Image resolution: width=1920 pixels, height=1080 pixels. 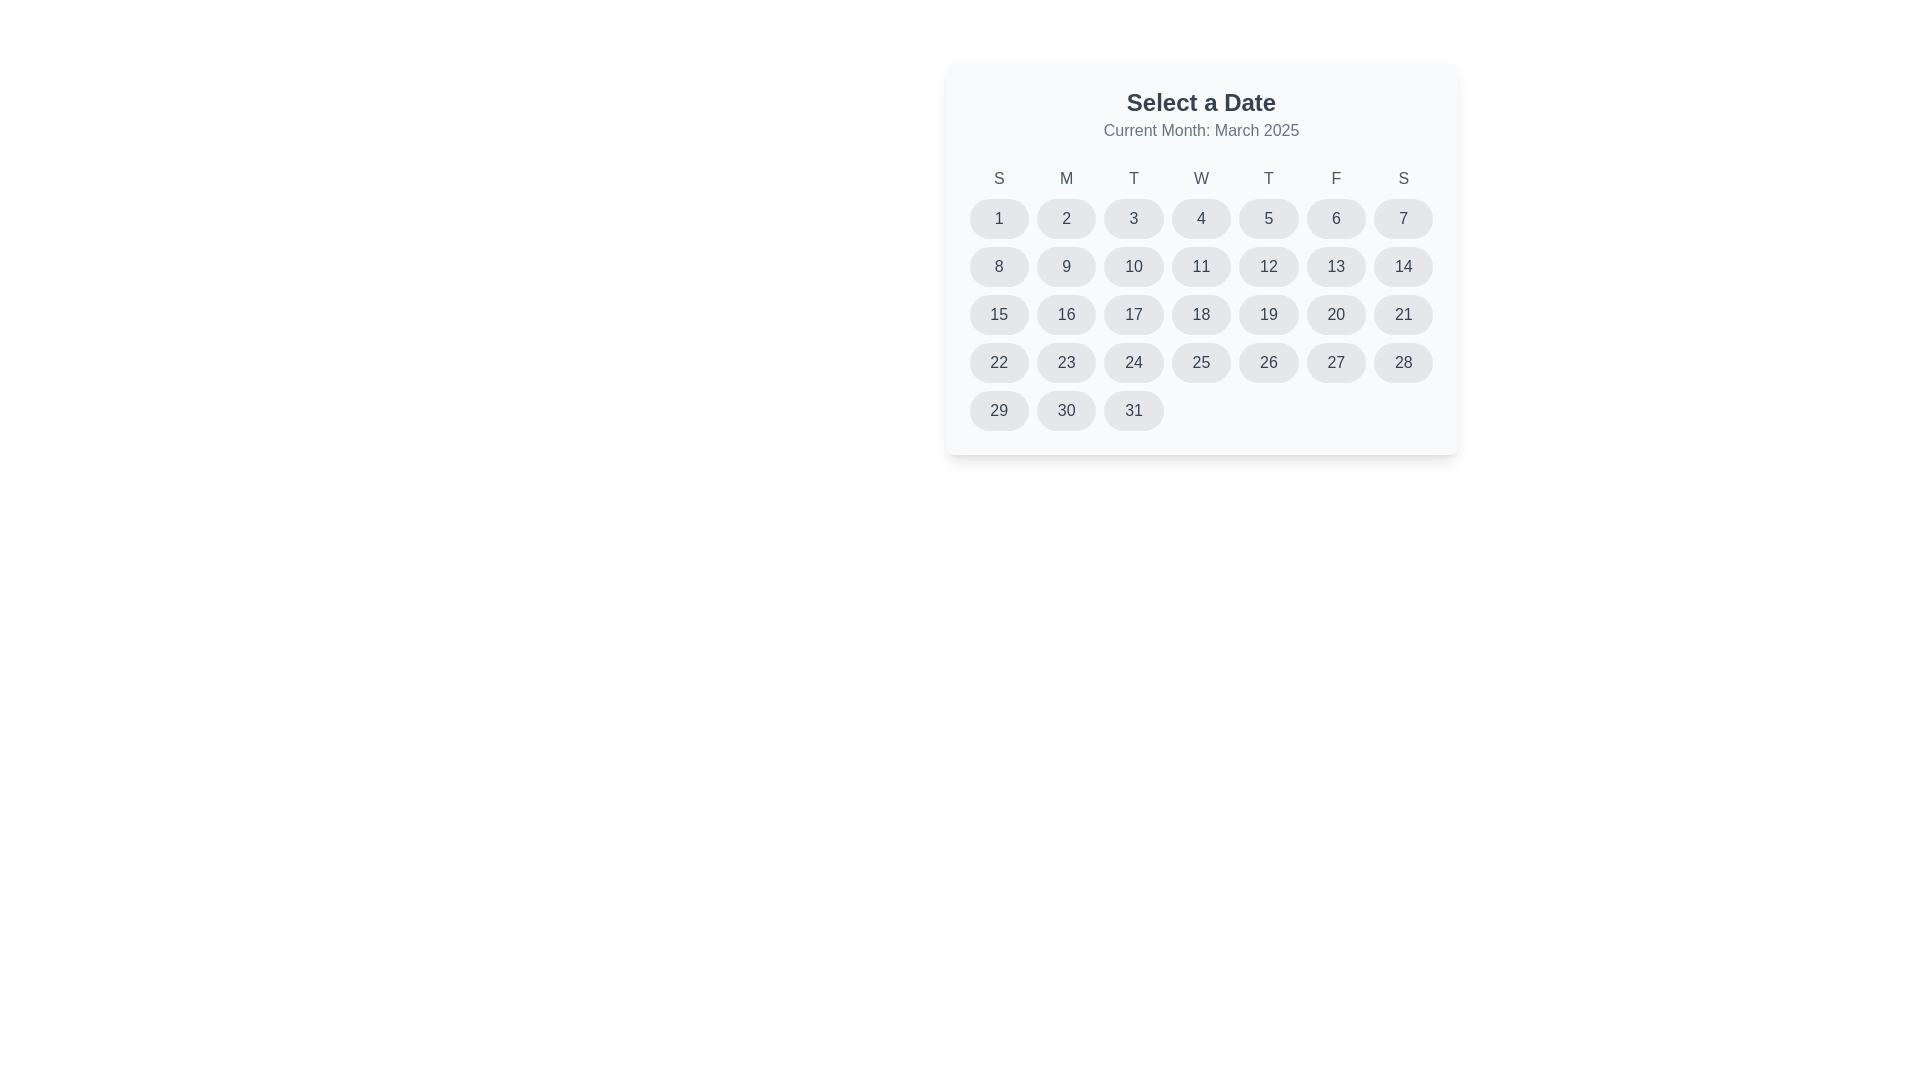 I want to click on the rounded button with the number '18' in the calendar layout, so click(x=1200, y=315).